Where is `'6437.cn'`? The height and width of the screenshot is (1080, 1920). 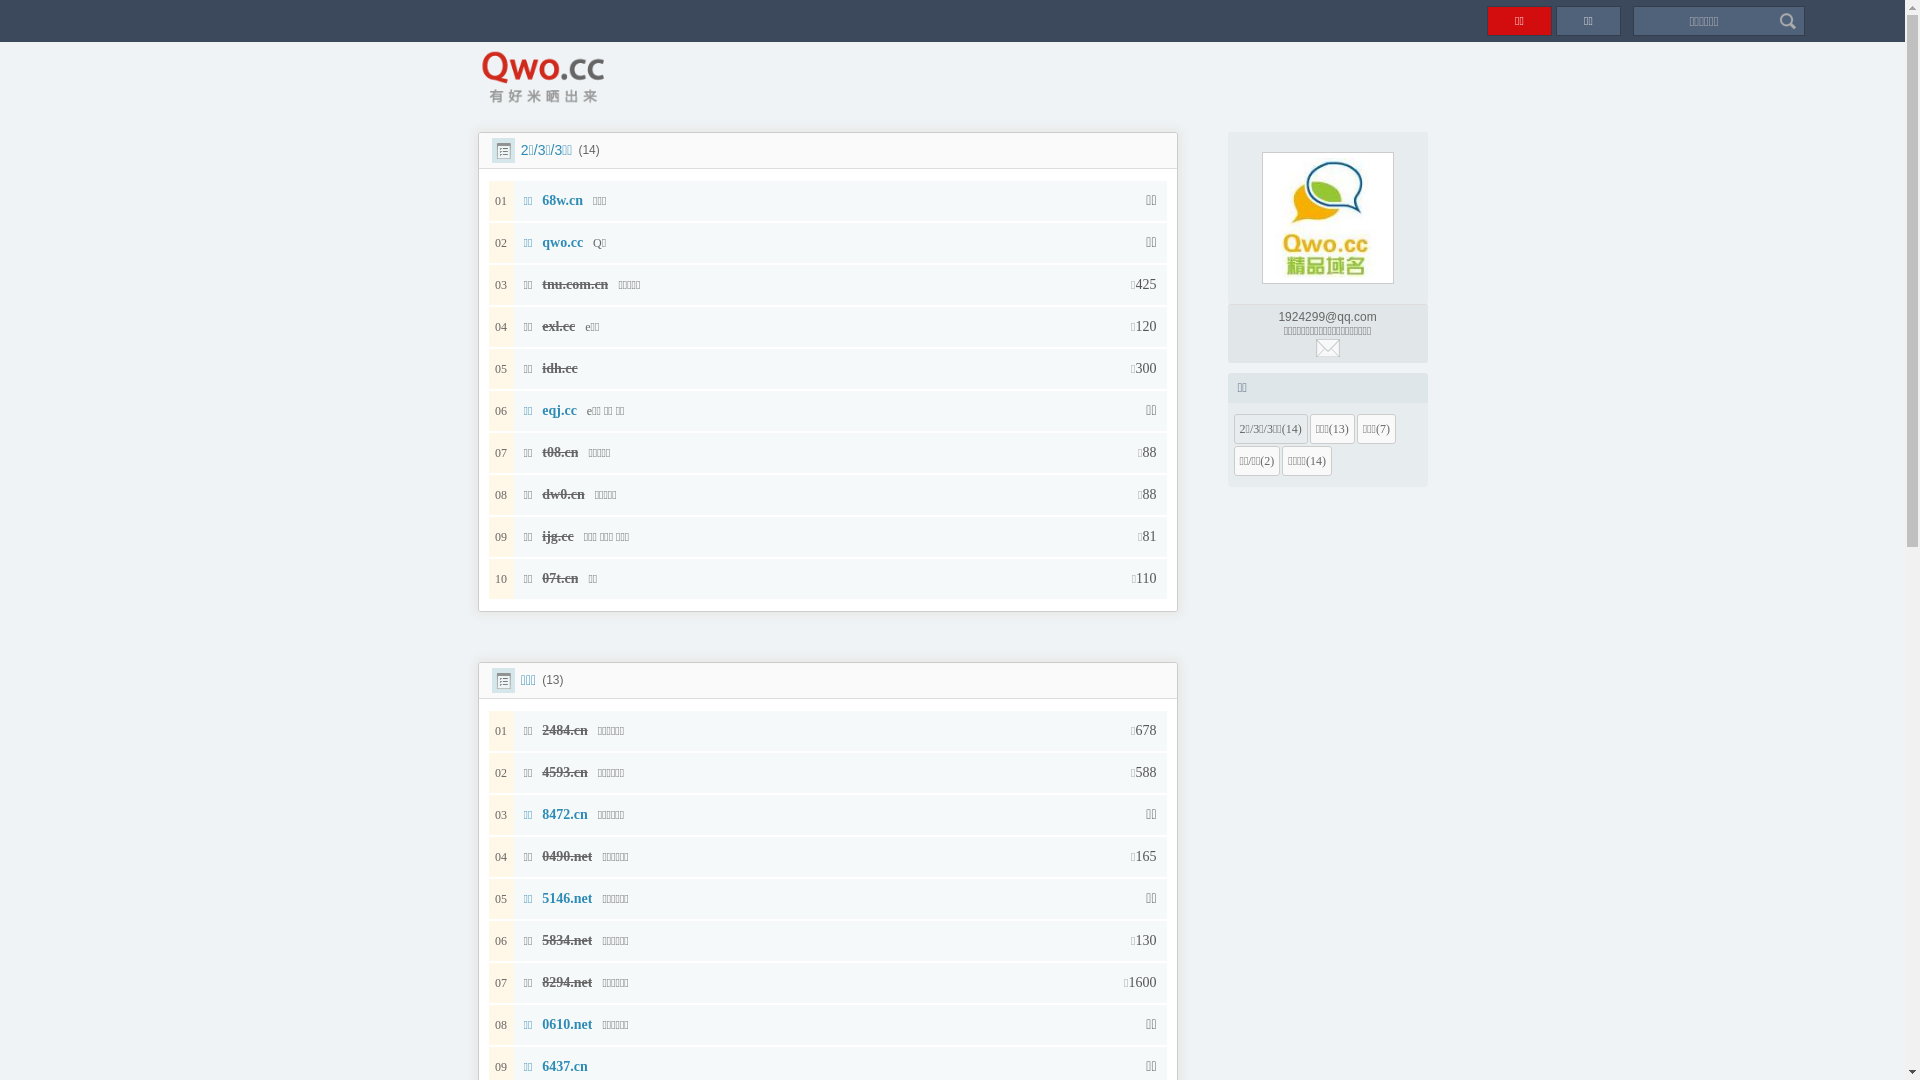
'6437.cn' is located at coordinates (564, 1065).